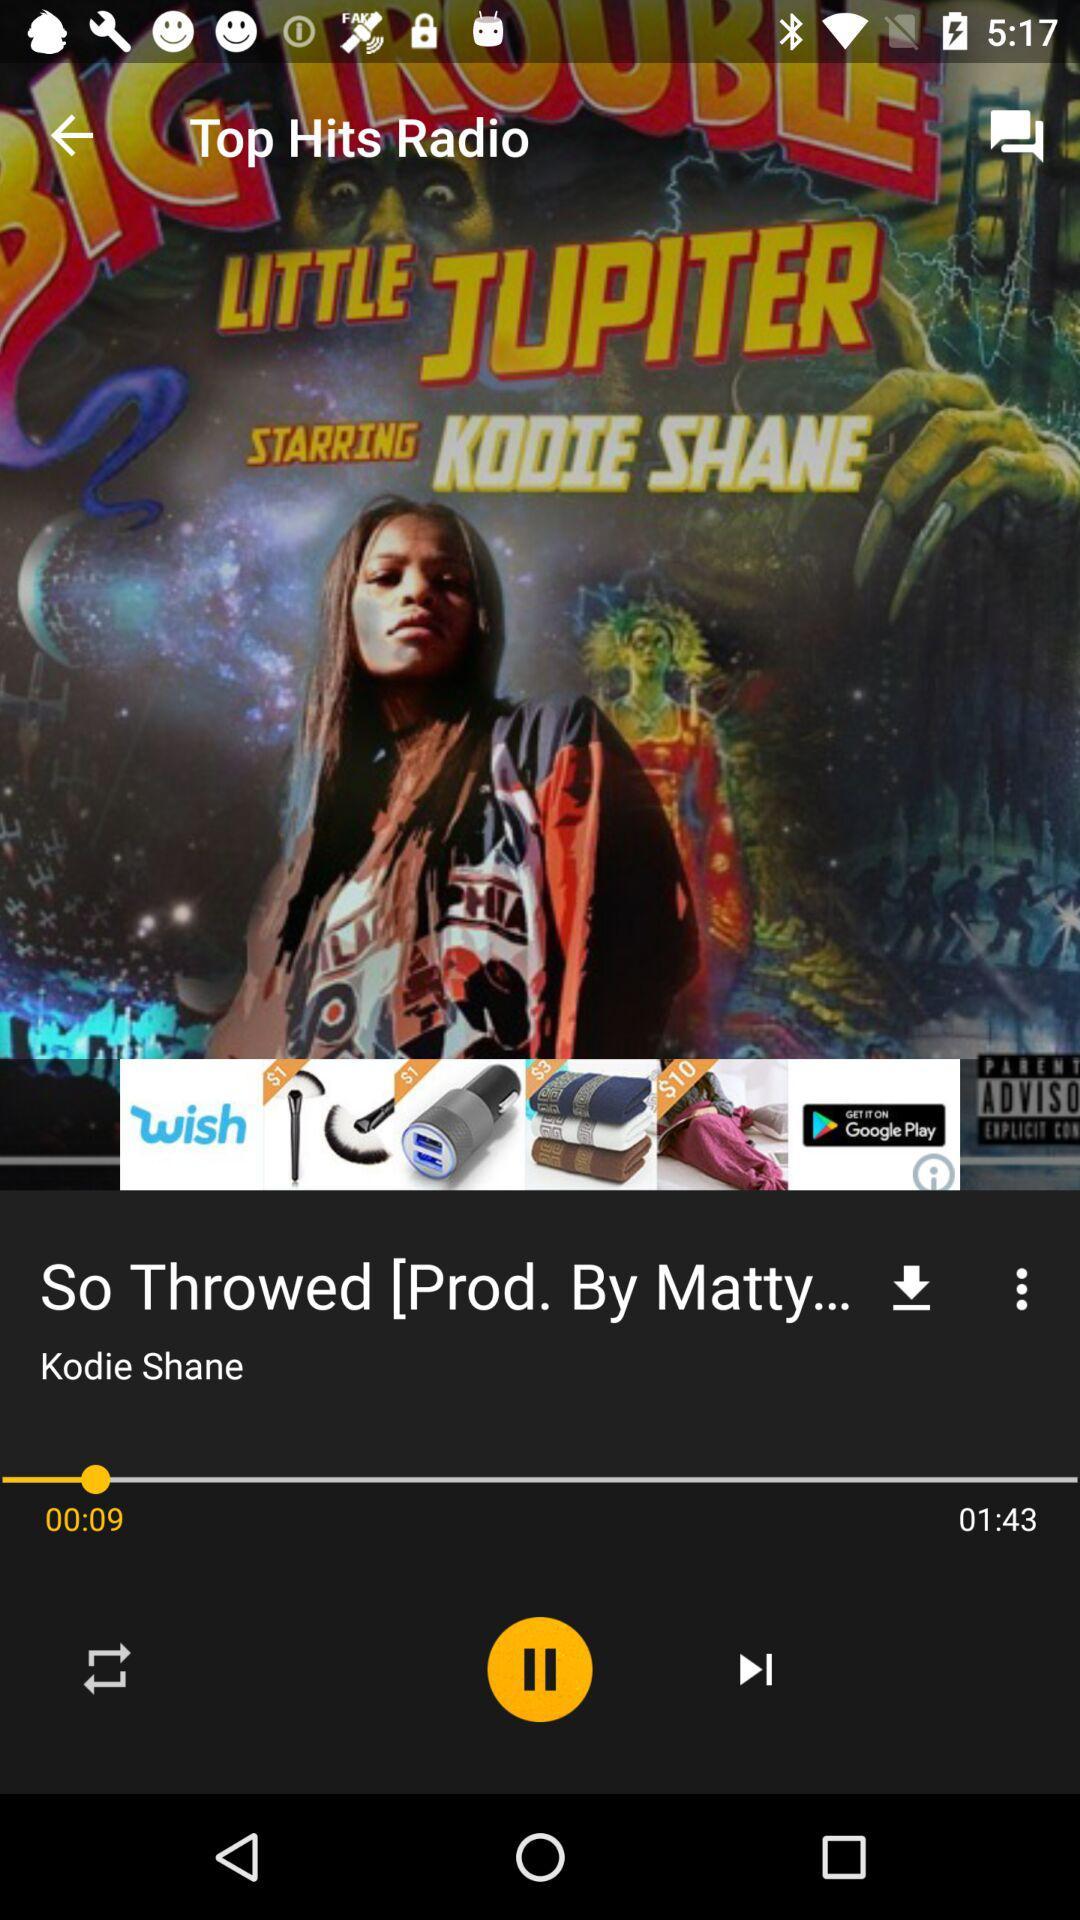  What do you see at coordinates (911, 1289) in the screenshot?
I see `the file_download icon` at bounding box center [911, 1289].